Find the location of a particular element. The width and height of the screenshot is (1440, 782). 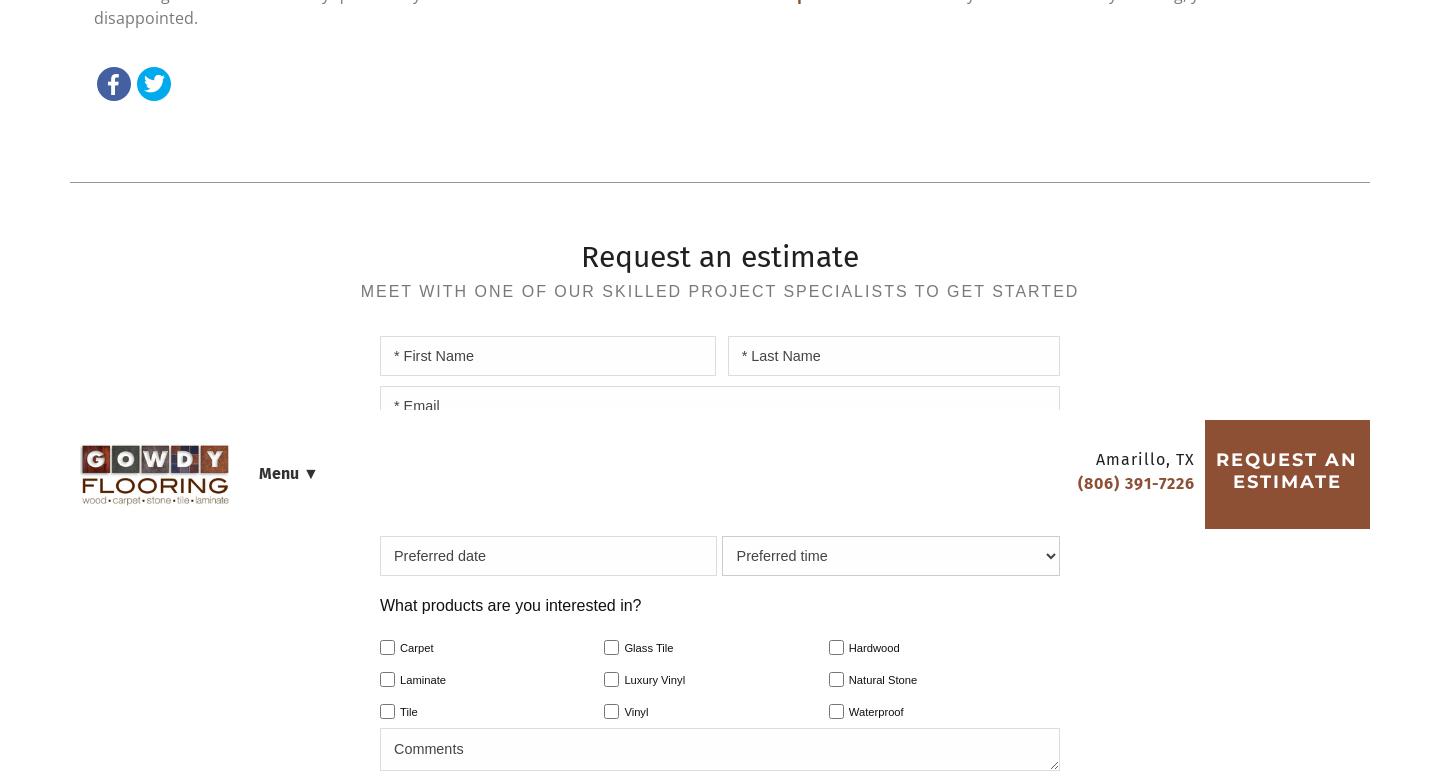

'Location' is located at coordinates (892, 115).